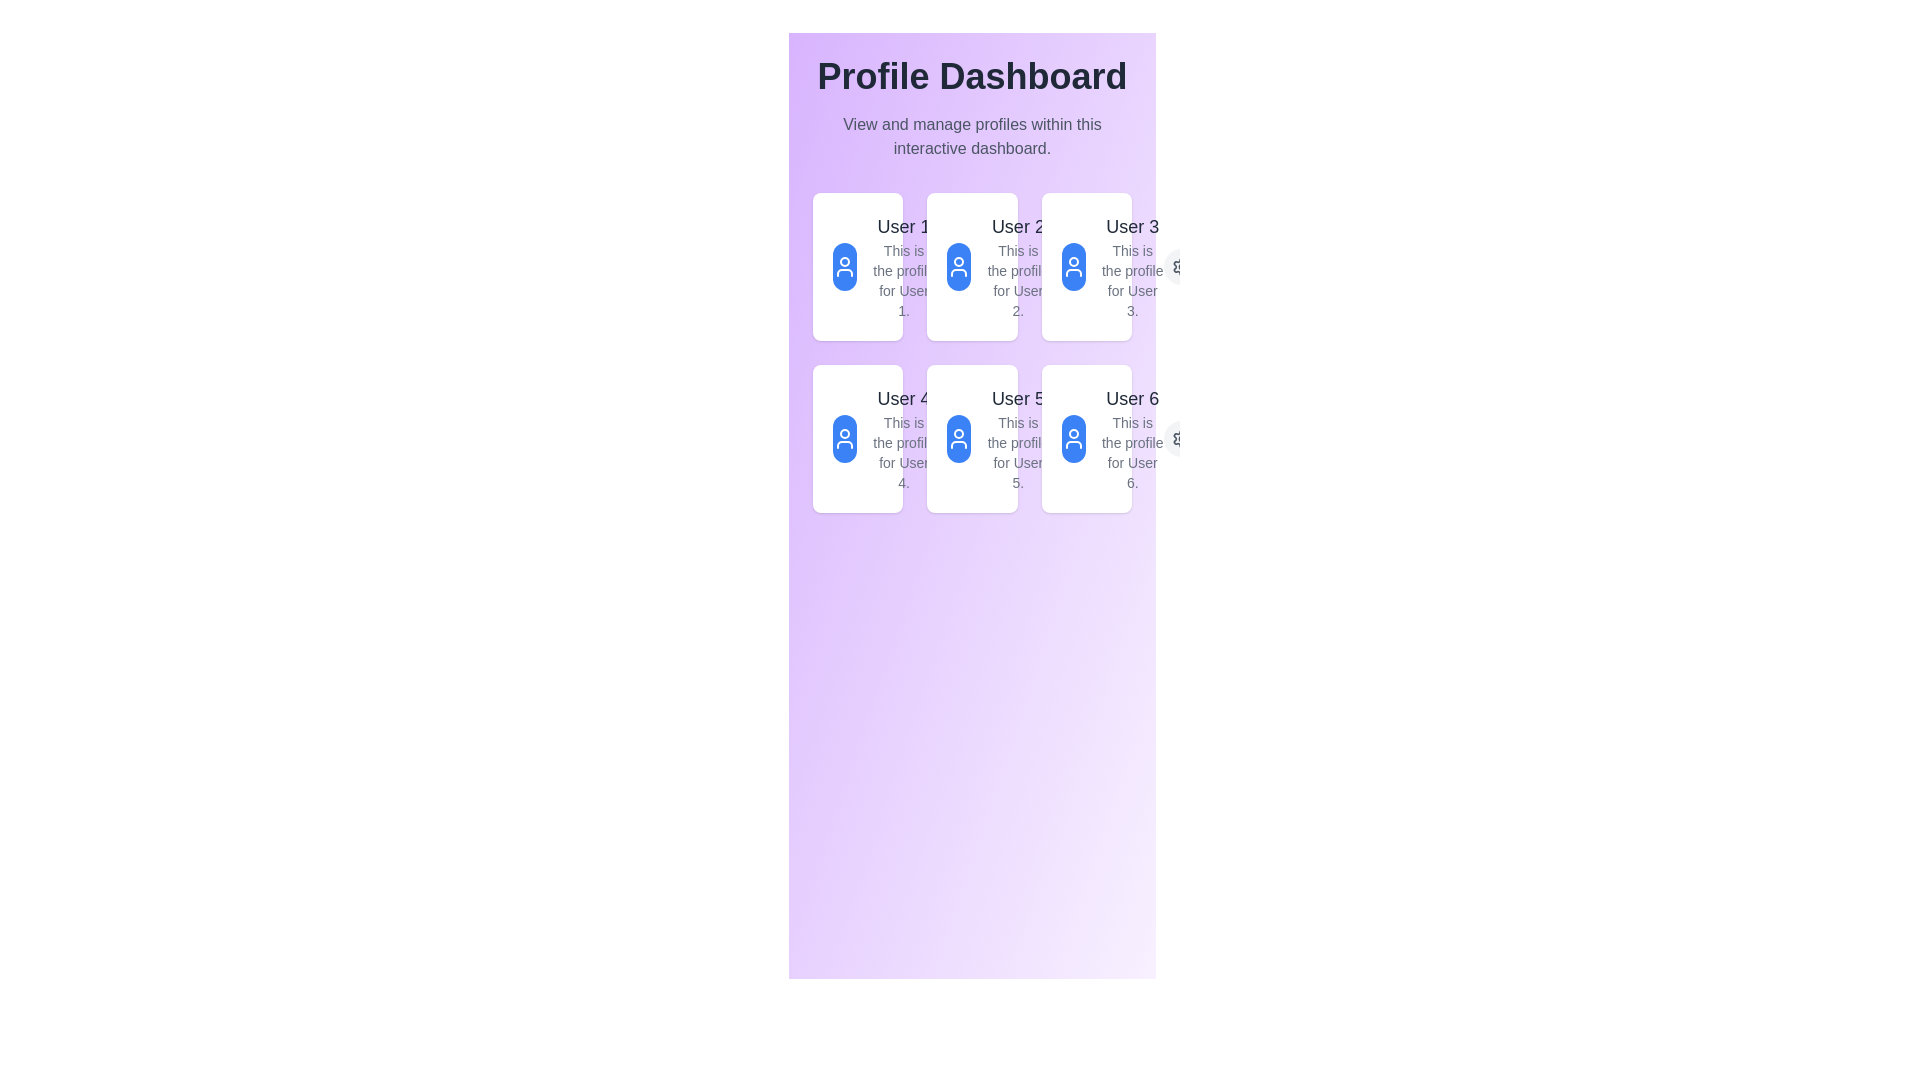 The width and height of the screenshot is (1920, 1080). What do you see at coordinates (958, 438) in the screenshot?
I see `the circular icon with a blue background and white user profile symbol located in the card labeled 'User 5' in the second row, second column of the grid layout` at bounding box center [958, 438].